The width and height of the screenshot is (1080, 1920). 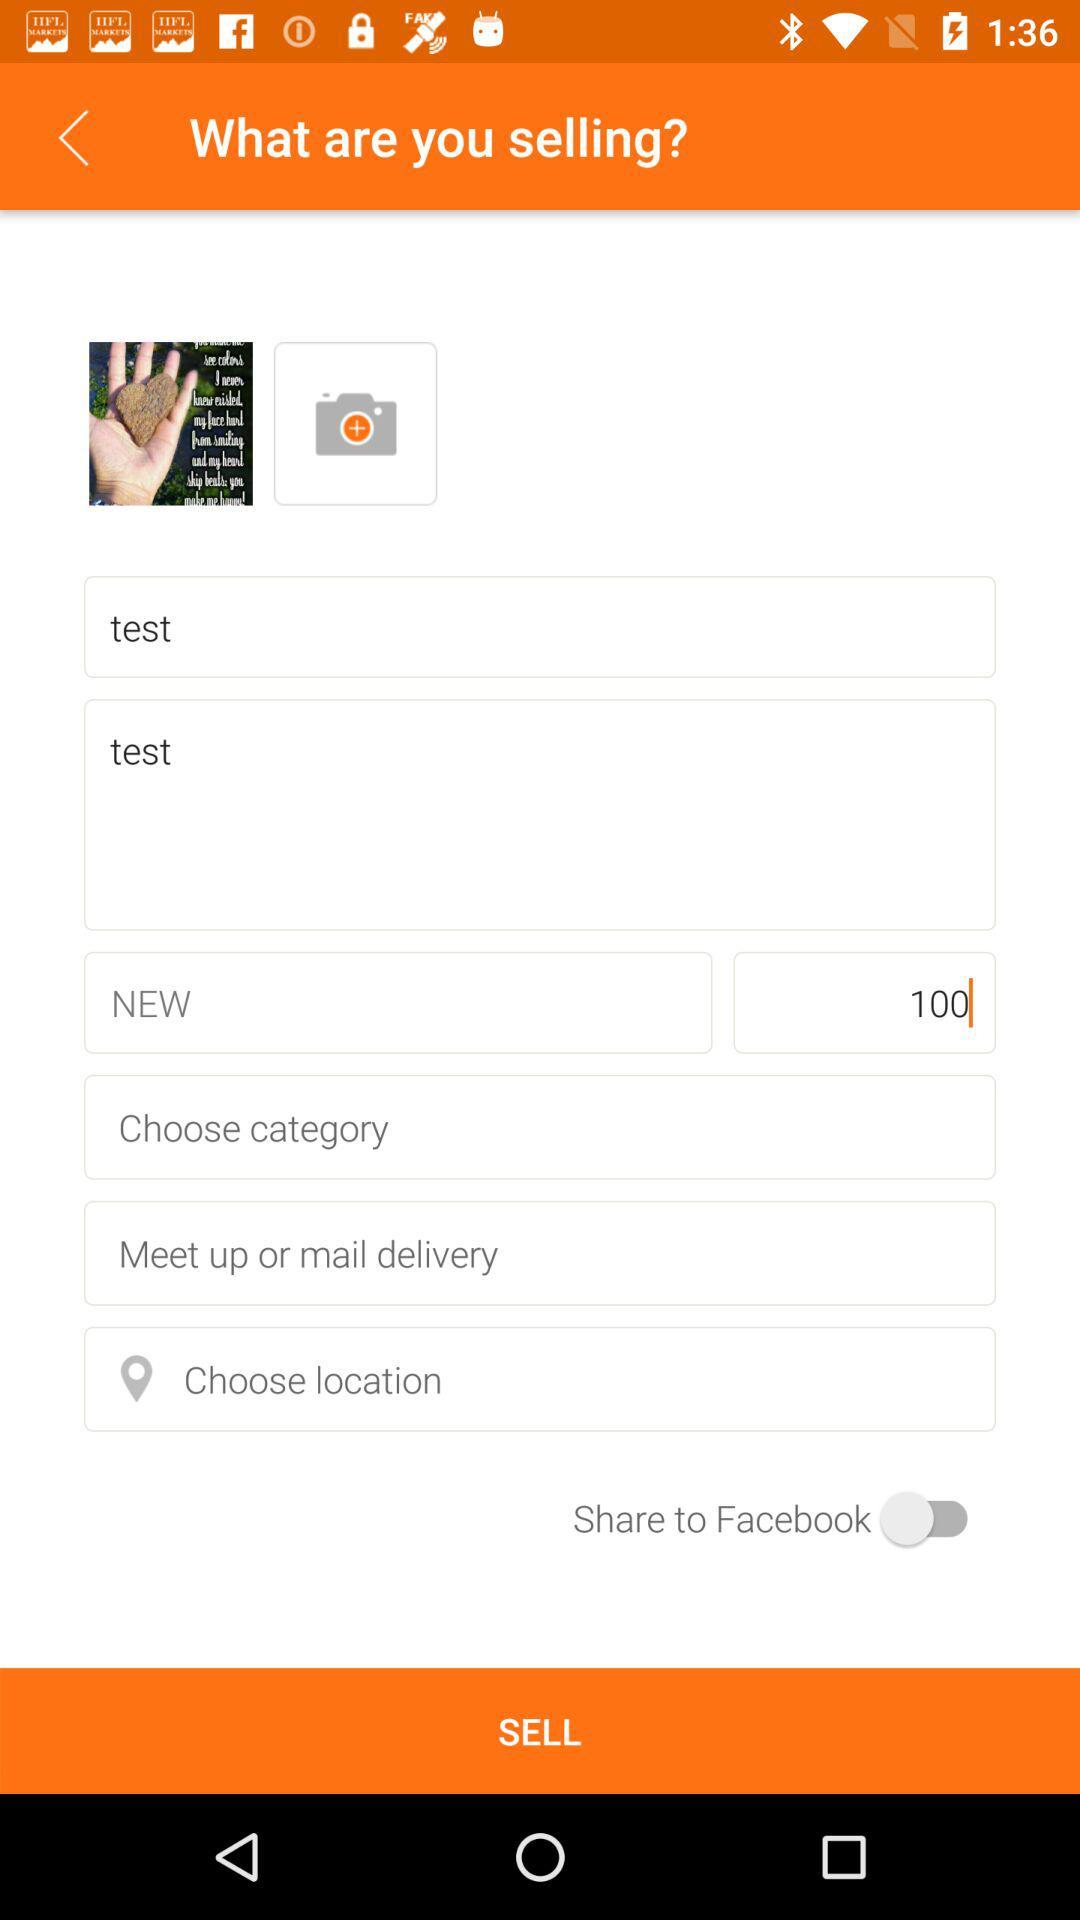 What do you see at coordinates (863, 1002) in the screenshot?
I see `icon next to    new item` at bounding box center [863, 1002].